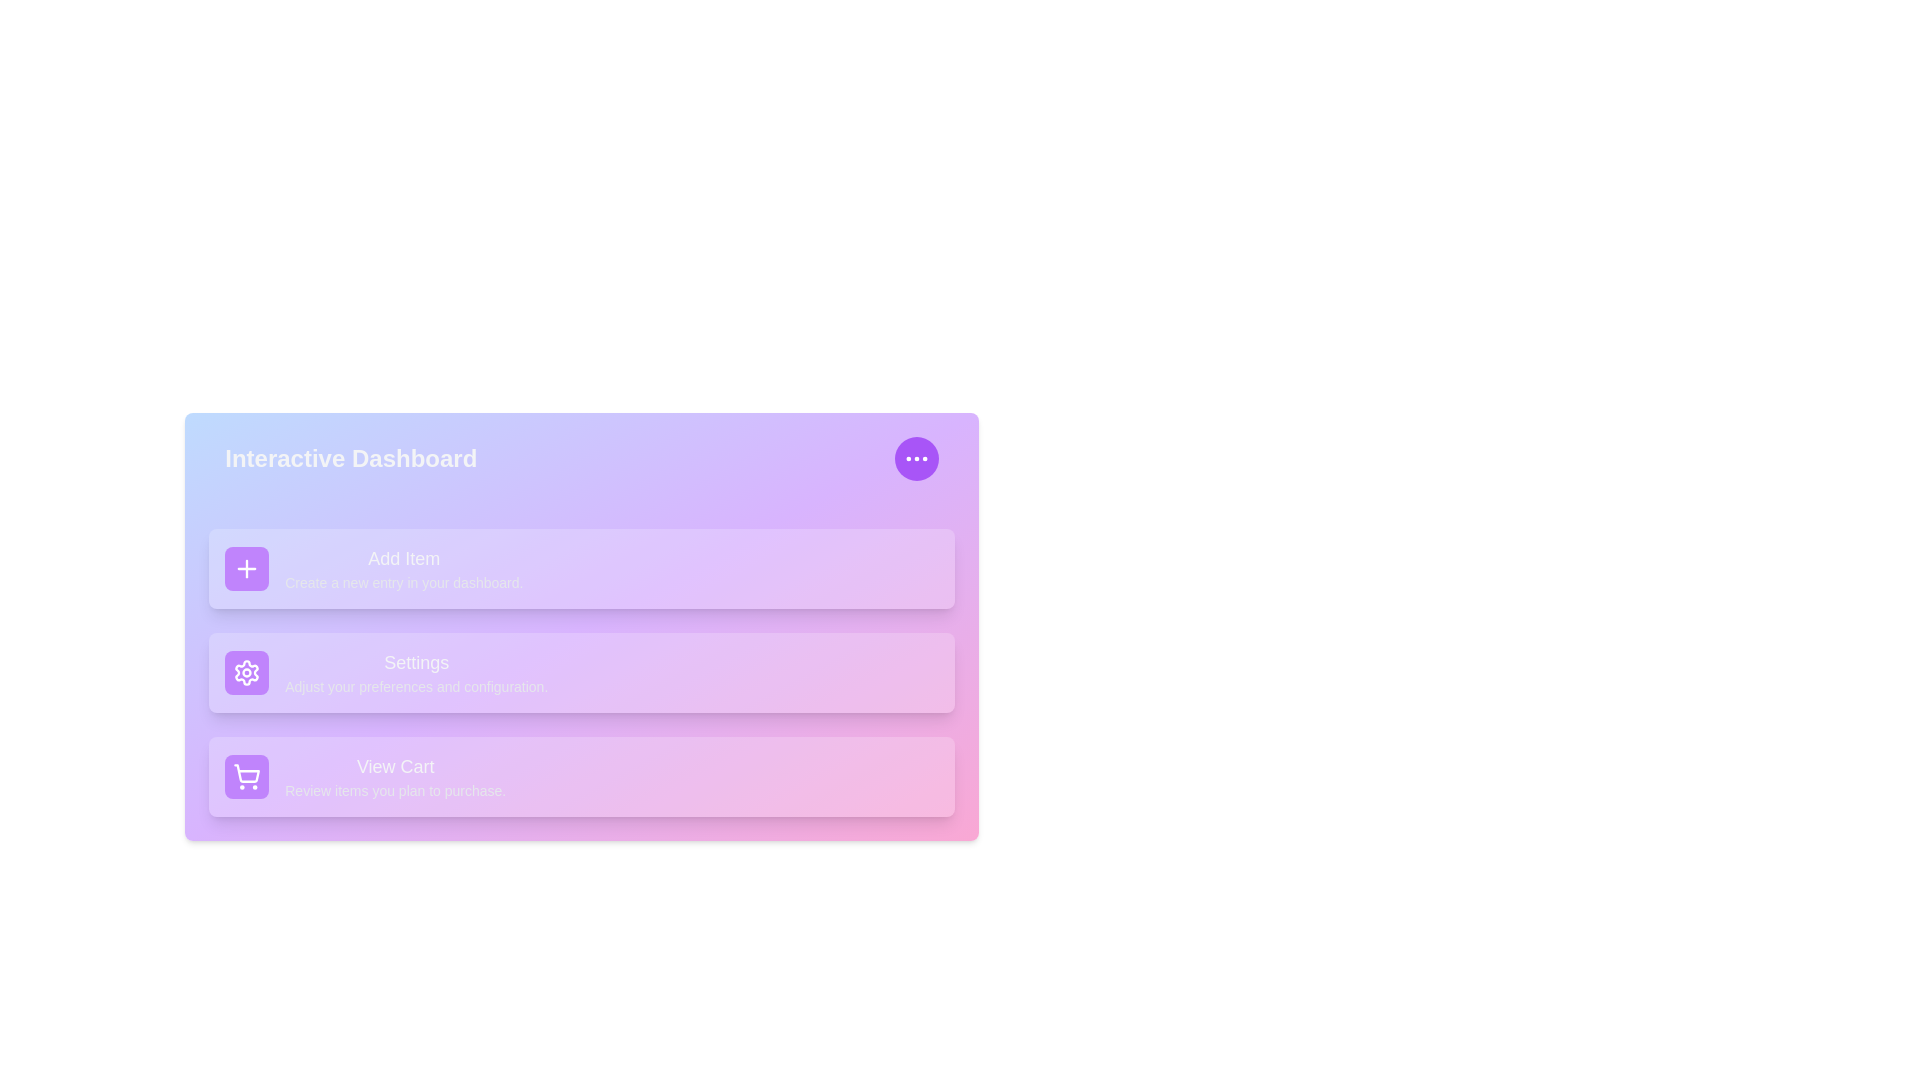  I want to click on the 'Add Item' button to select it, so click(402, 569).